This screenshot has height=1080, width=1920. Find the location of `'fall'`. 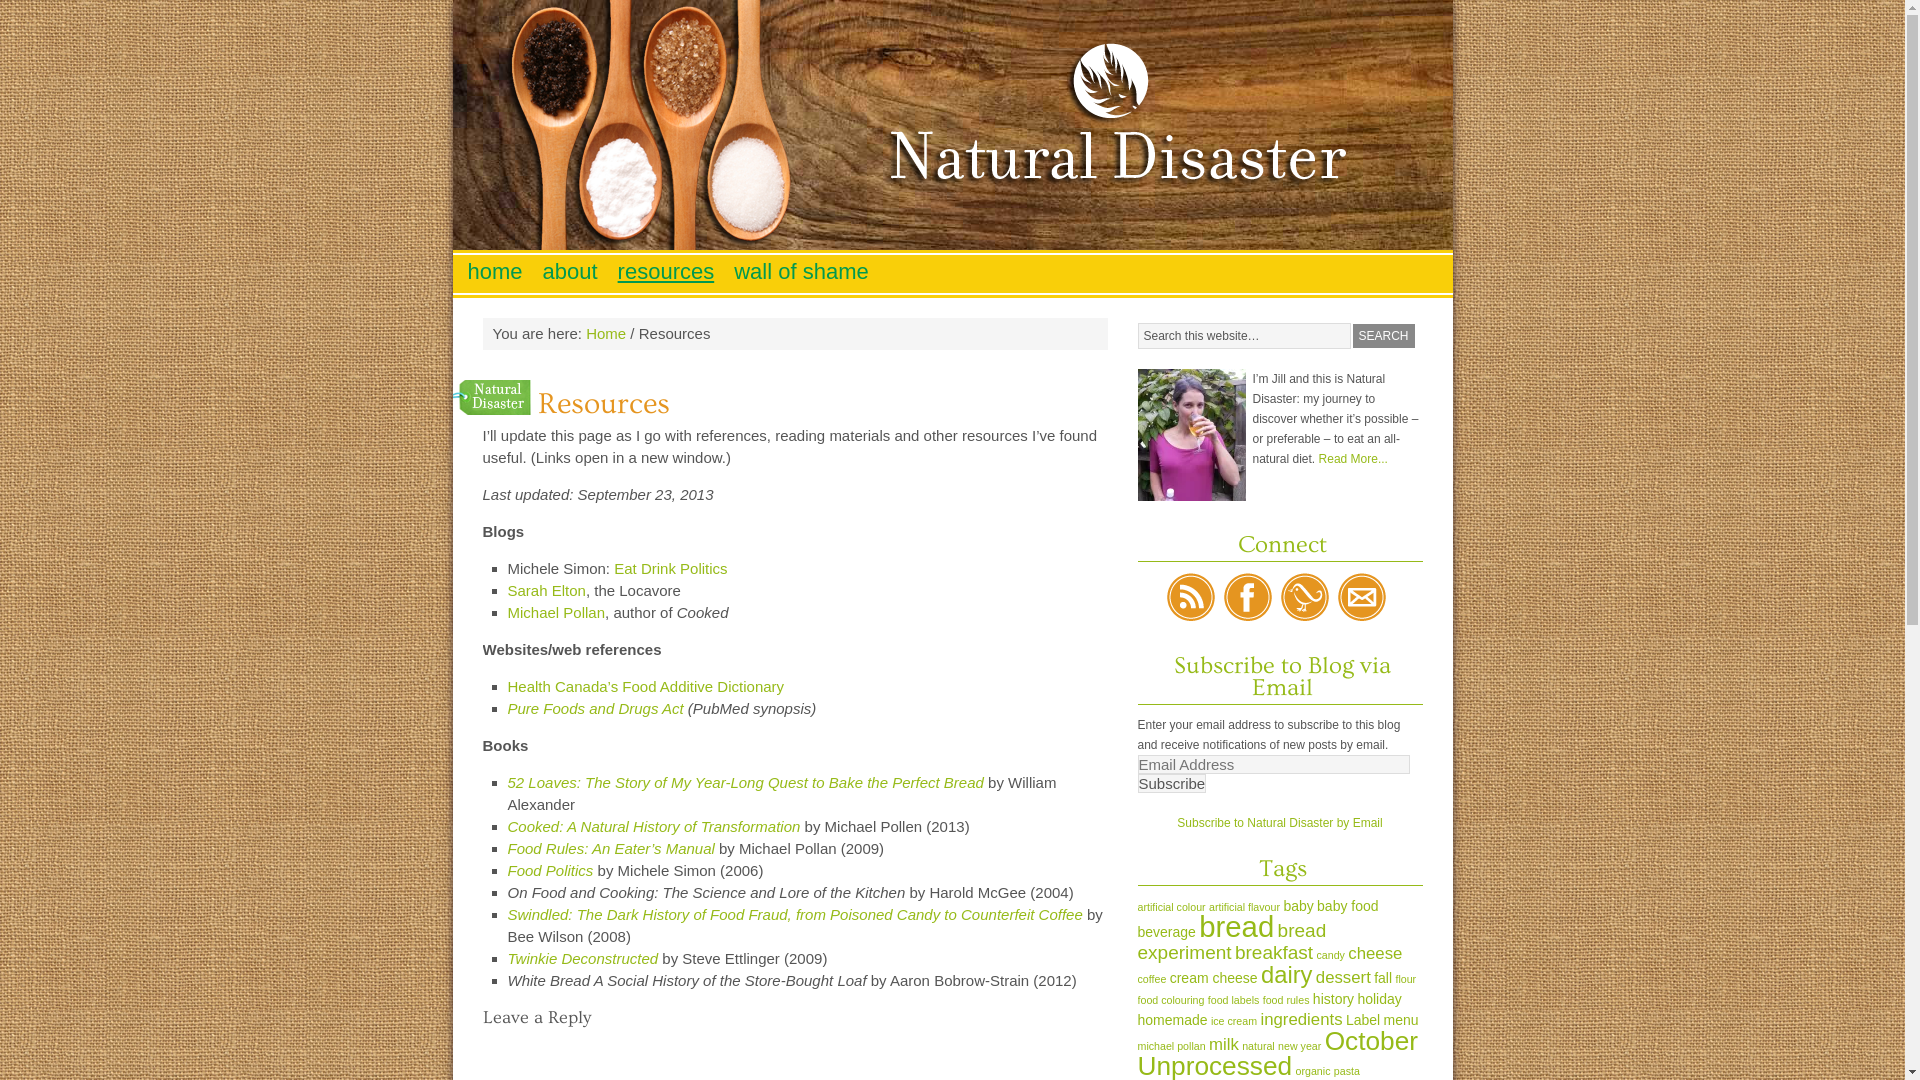

'fall' is located at coordinates (1381, 977).